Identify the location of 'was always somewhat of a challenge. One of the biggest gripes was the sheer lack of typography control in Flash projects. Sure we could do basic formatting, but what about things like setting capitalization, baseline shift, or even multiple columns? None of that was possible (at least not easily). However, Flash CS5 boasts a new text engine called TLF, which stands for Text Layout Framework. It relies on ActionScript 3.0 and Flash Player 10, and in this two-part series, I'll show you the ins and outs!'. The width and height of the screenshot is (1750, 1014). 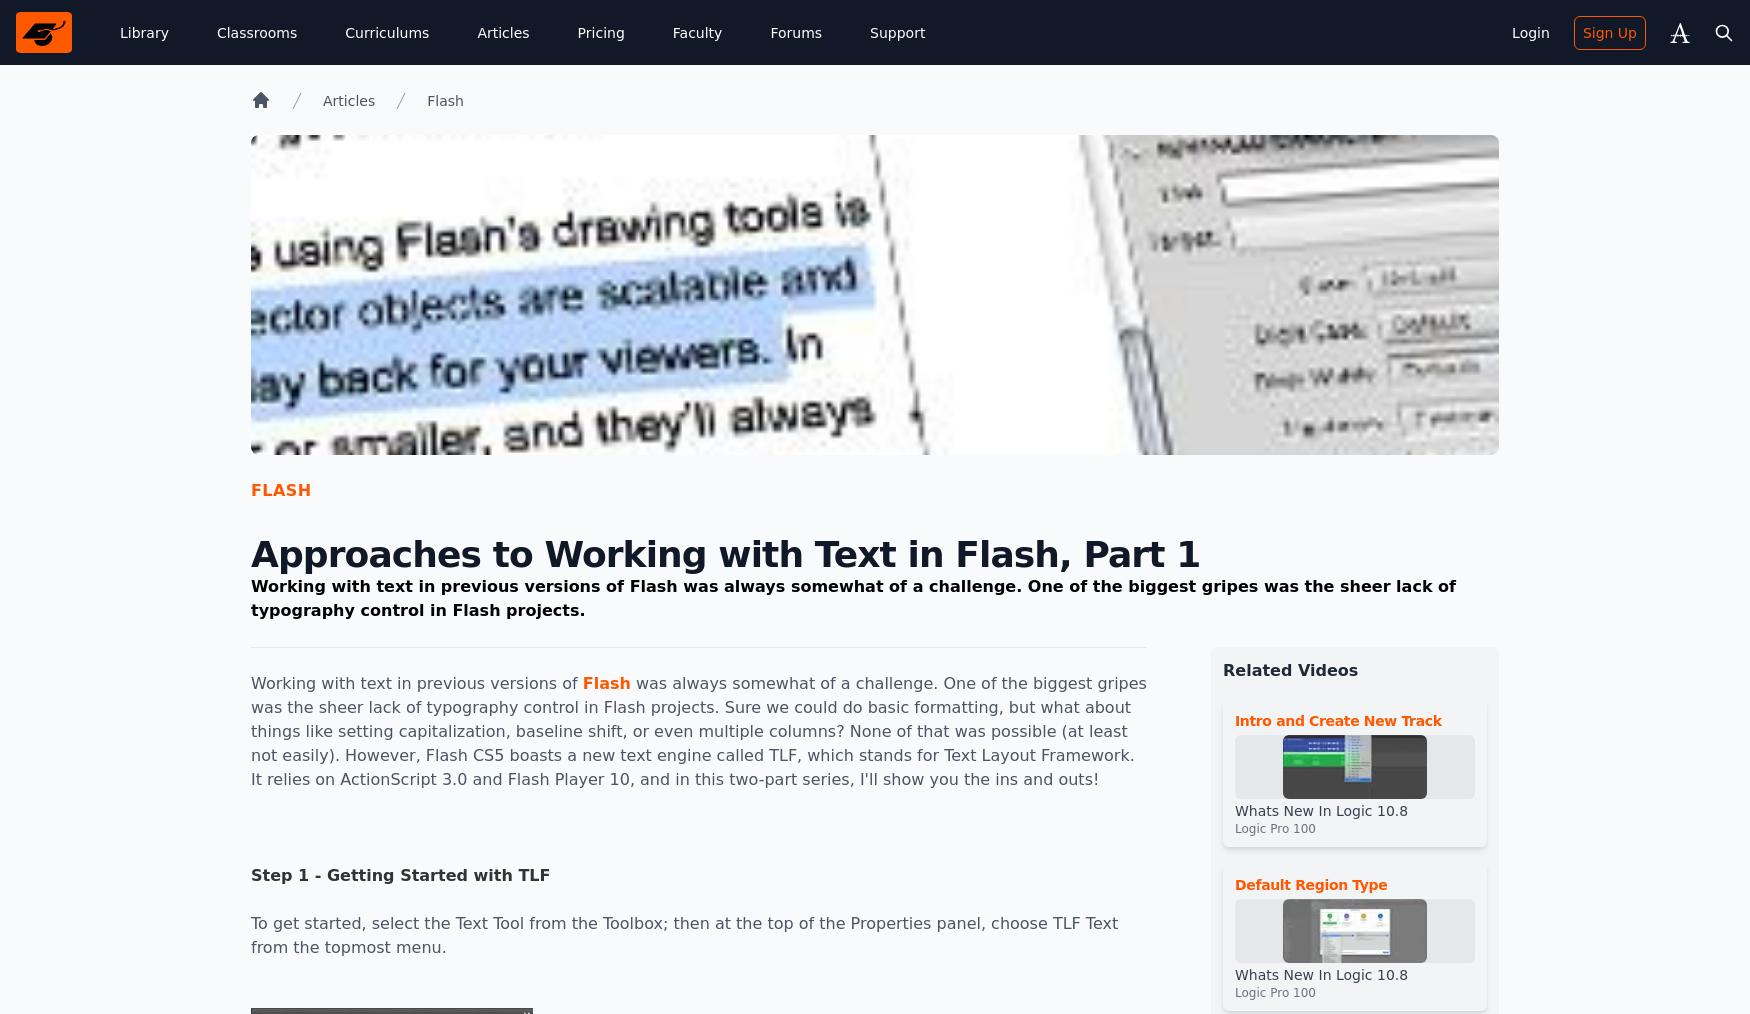
(698, 730).